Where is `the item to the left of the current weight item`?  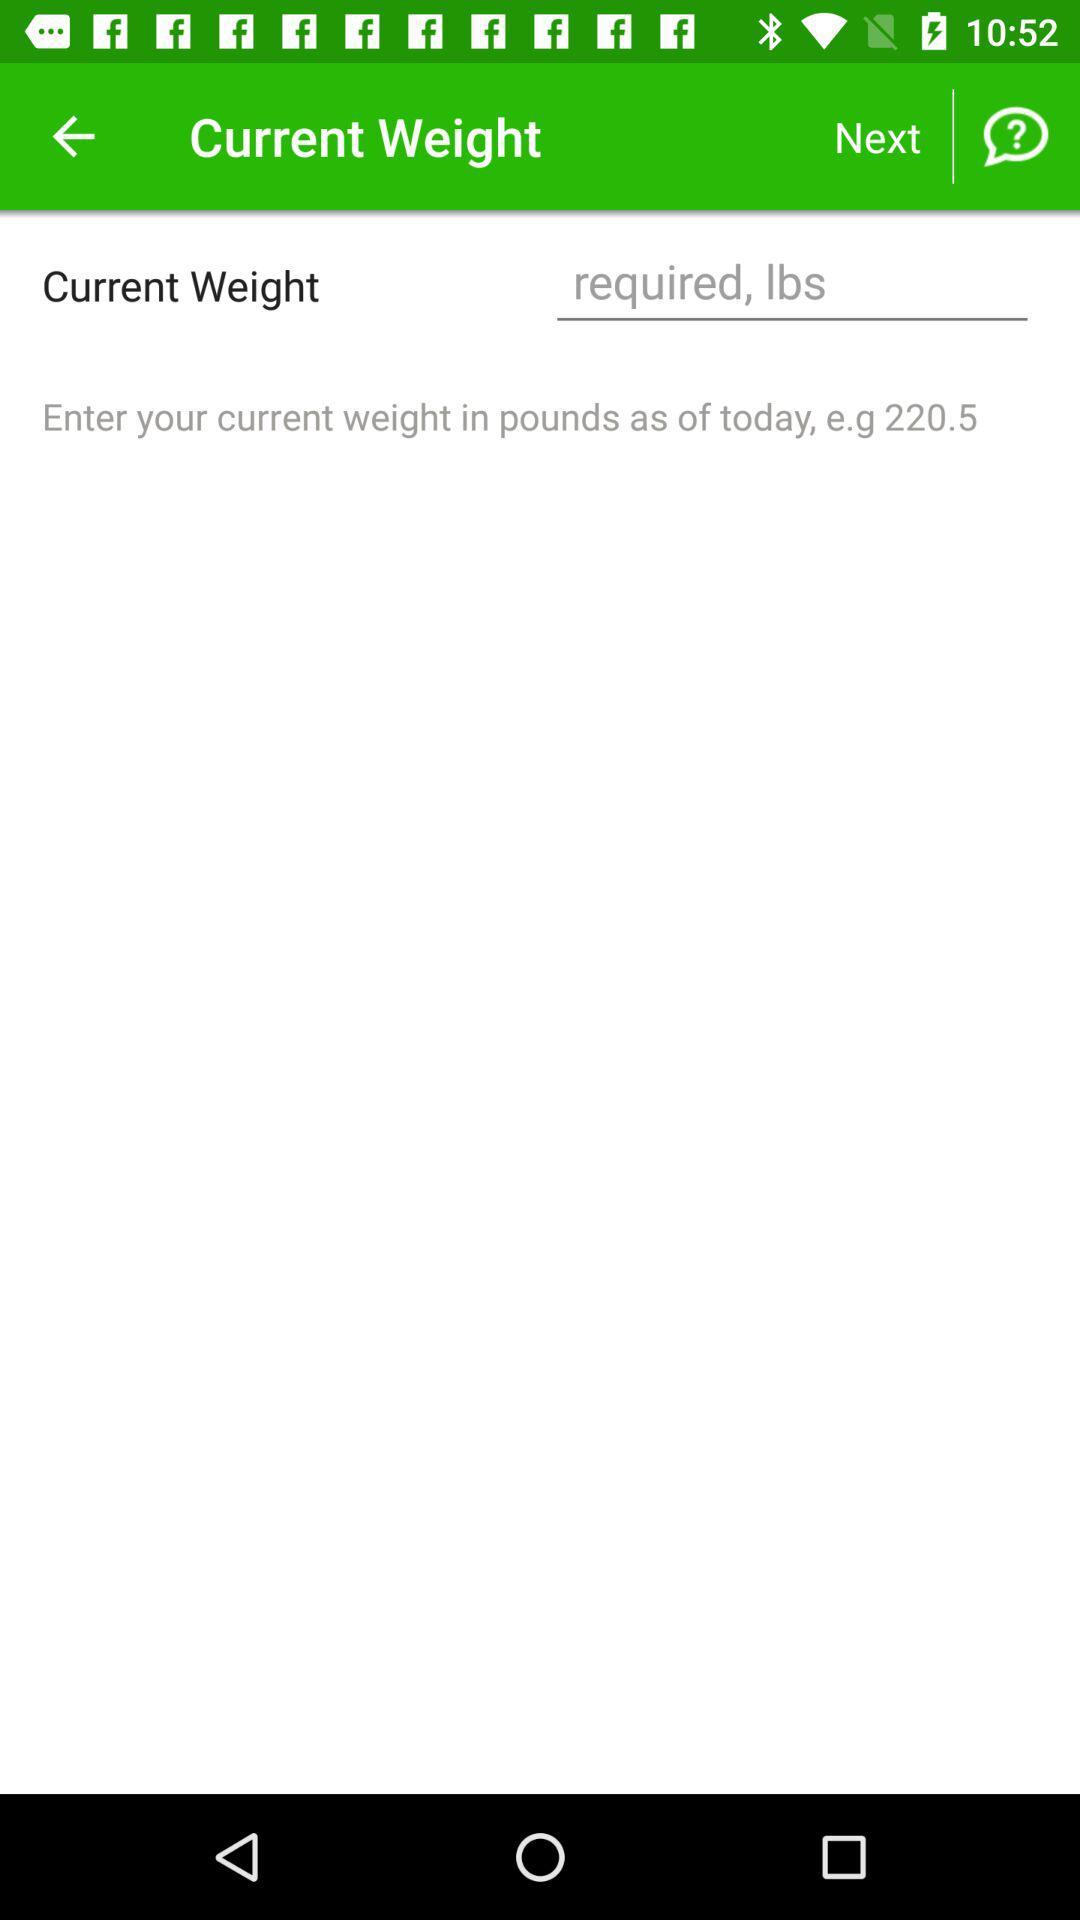
the item to the left of the current weight item is located at coordinates (72, 135).